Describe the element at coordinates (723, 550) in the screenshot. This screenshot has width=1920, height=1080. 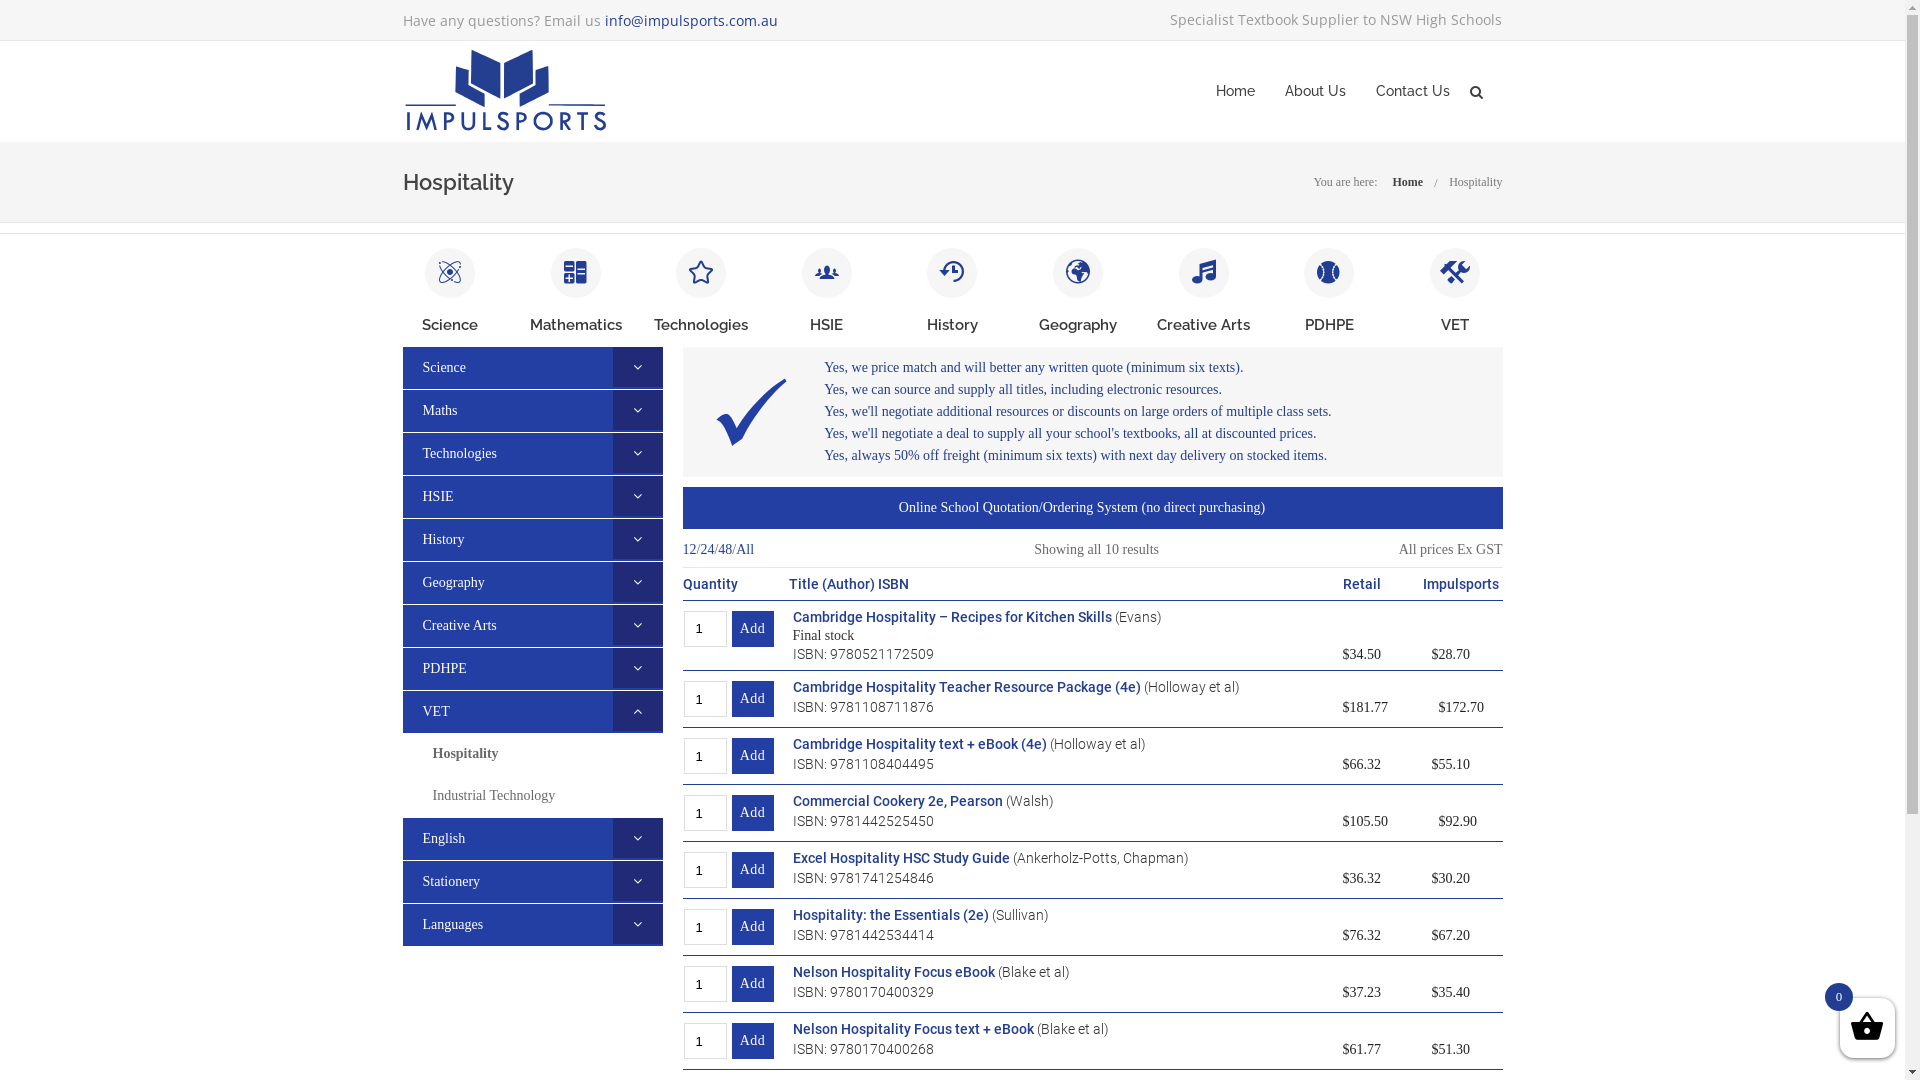
I see `'48'` at that location.